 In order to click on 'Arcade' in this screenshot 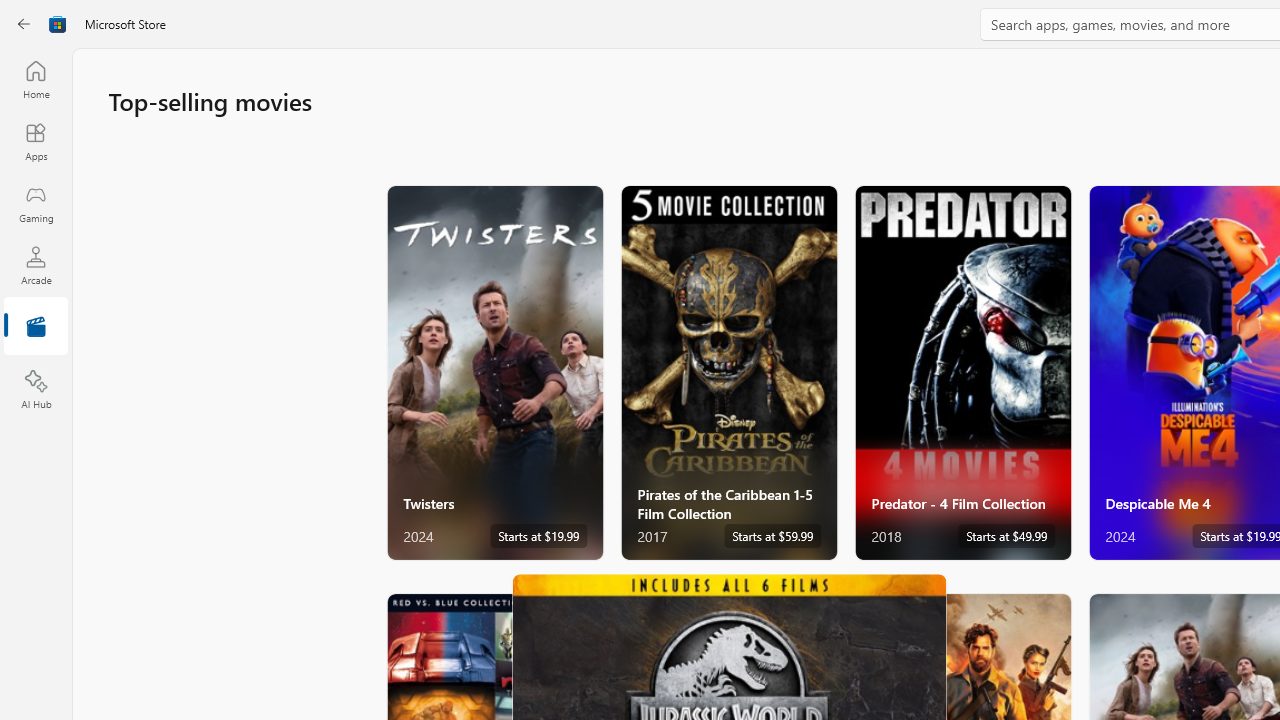, I will do `click(35, 264)`.